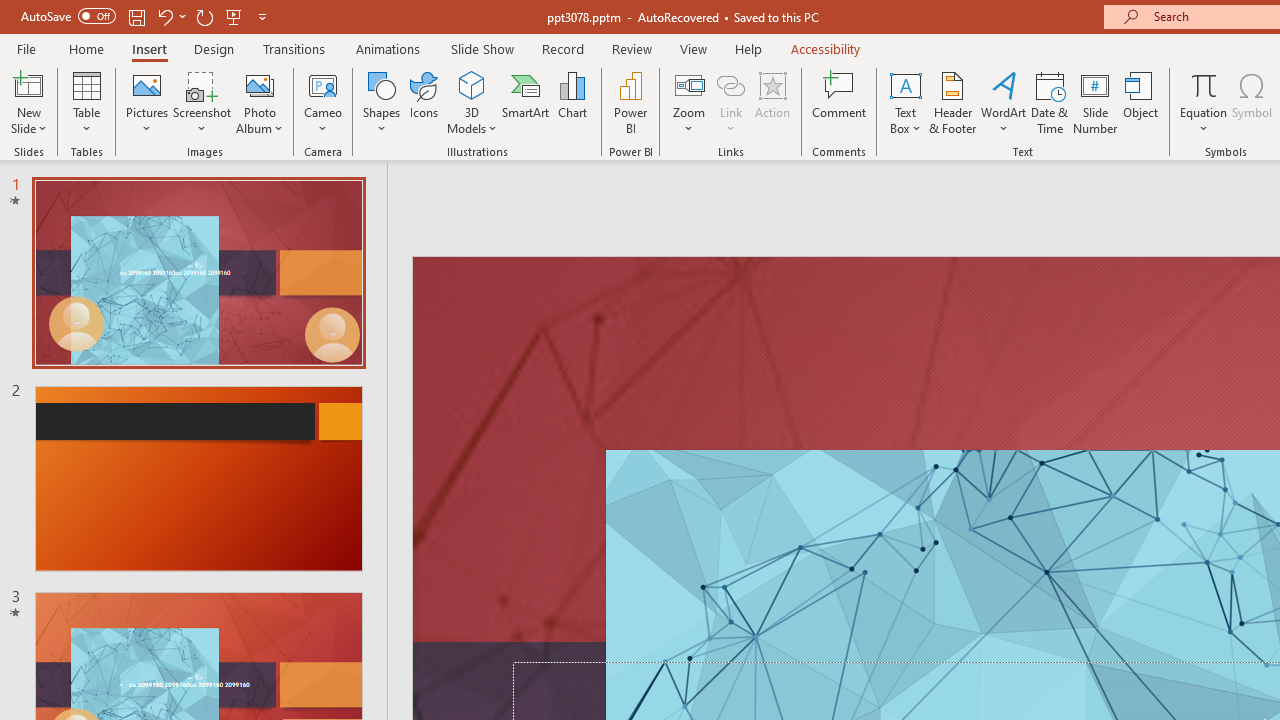 Image resolution: width=1280 pixels, height=720 pixels. I want to click on 'Power BI', so click(630, 103).